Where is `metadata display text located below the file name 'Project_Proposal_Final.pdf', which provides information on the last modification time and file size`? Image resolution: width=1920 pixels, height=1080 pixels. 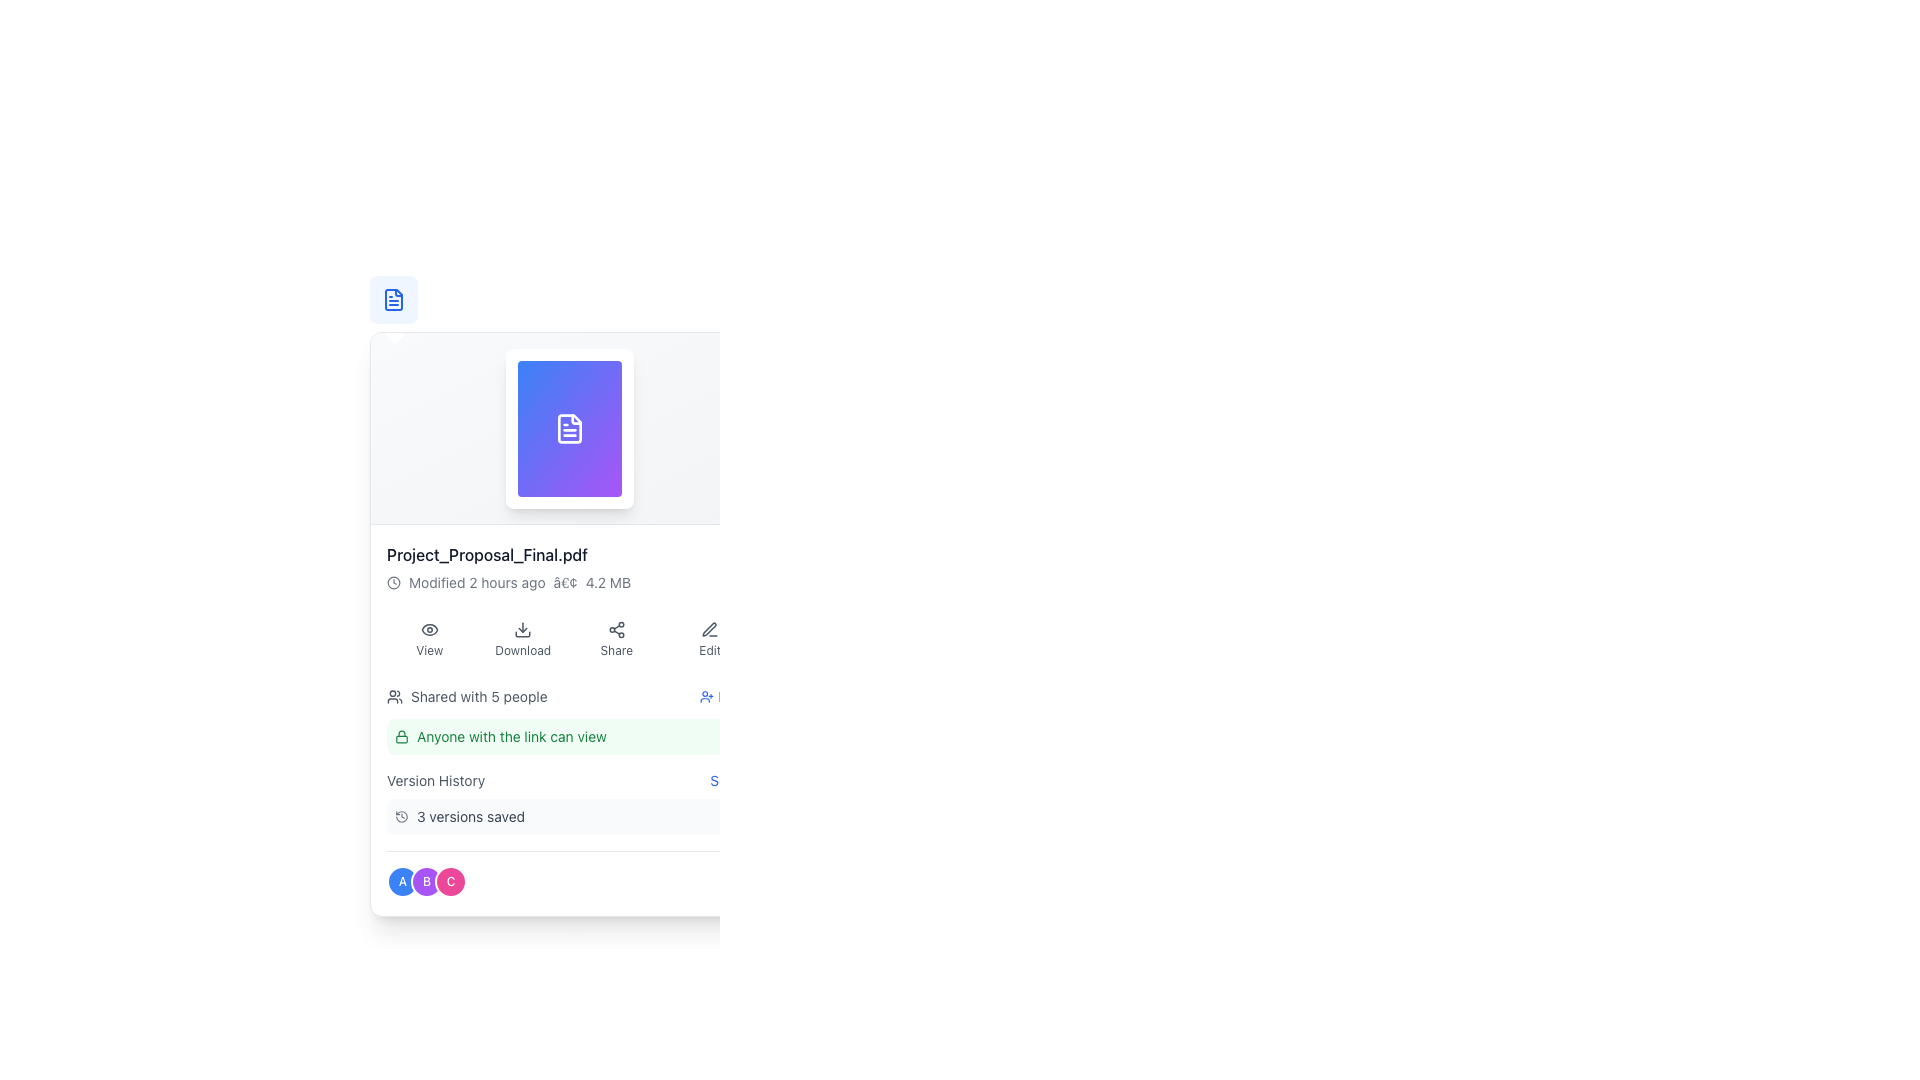
metadata display text located below the file name 'Project_Proposal_Final.pdf', which provides information on the last modification time and file size is located at coordinates (569, 582).